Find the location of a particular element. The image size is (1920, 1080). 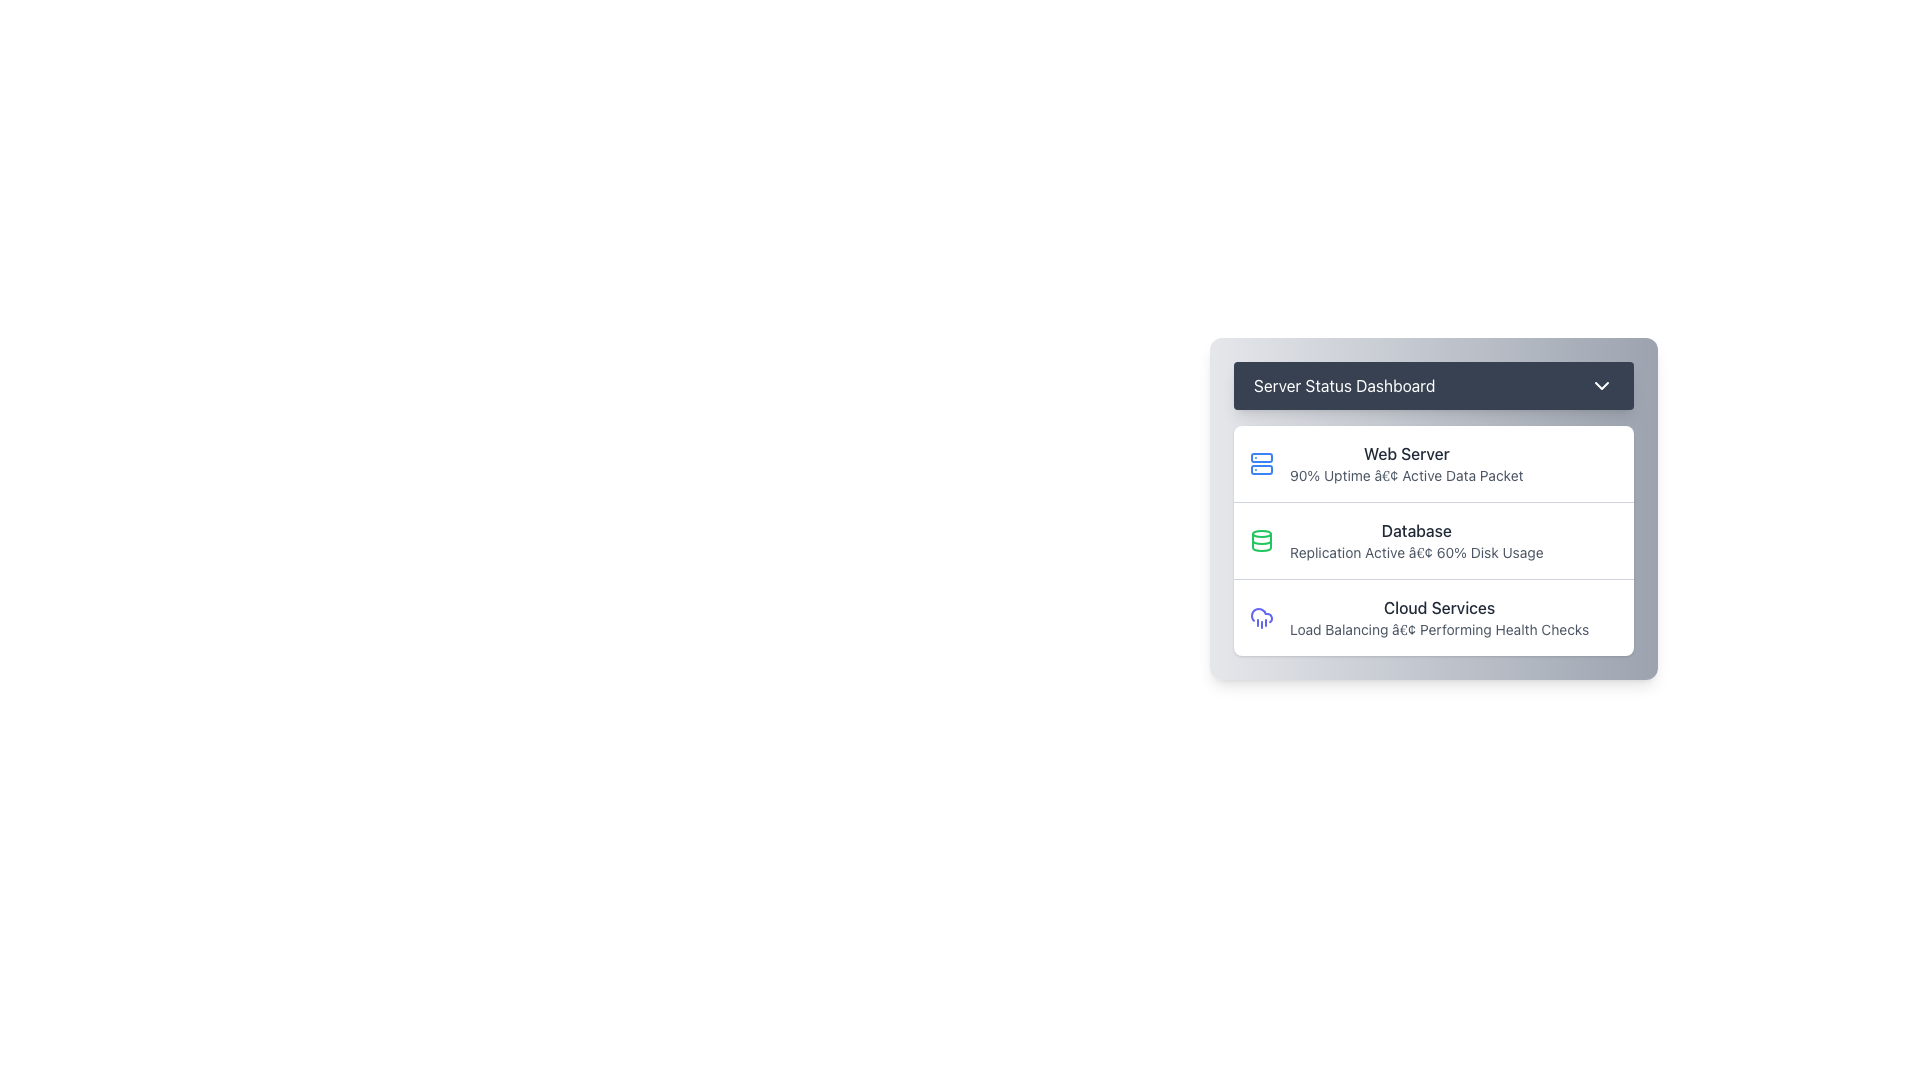

the 'Cloud Services' label in the 'Server Status Dashboard' card, which provides a summary of associated tasks like 'Load Balancing' and 'Performing Health Checks' is located at coordinates (1438, 616).